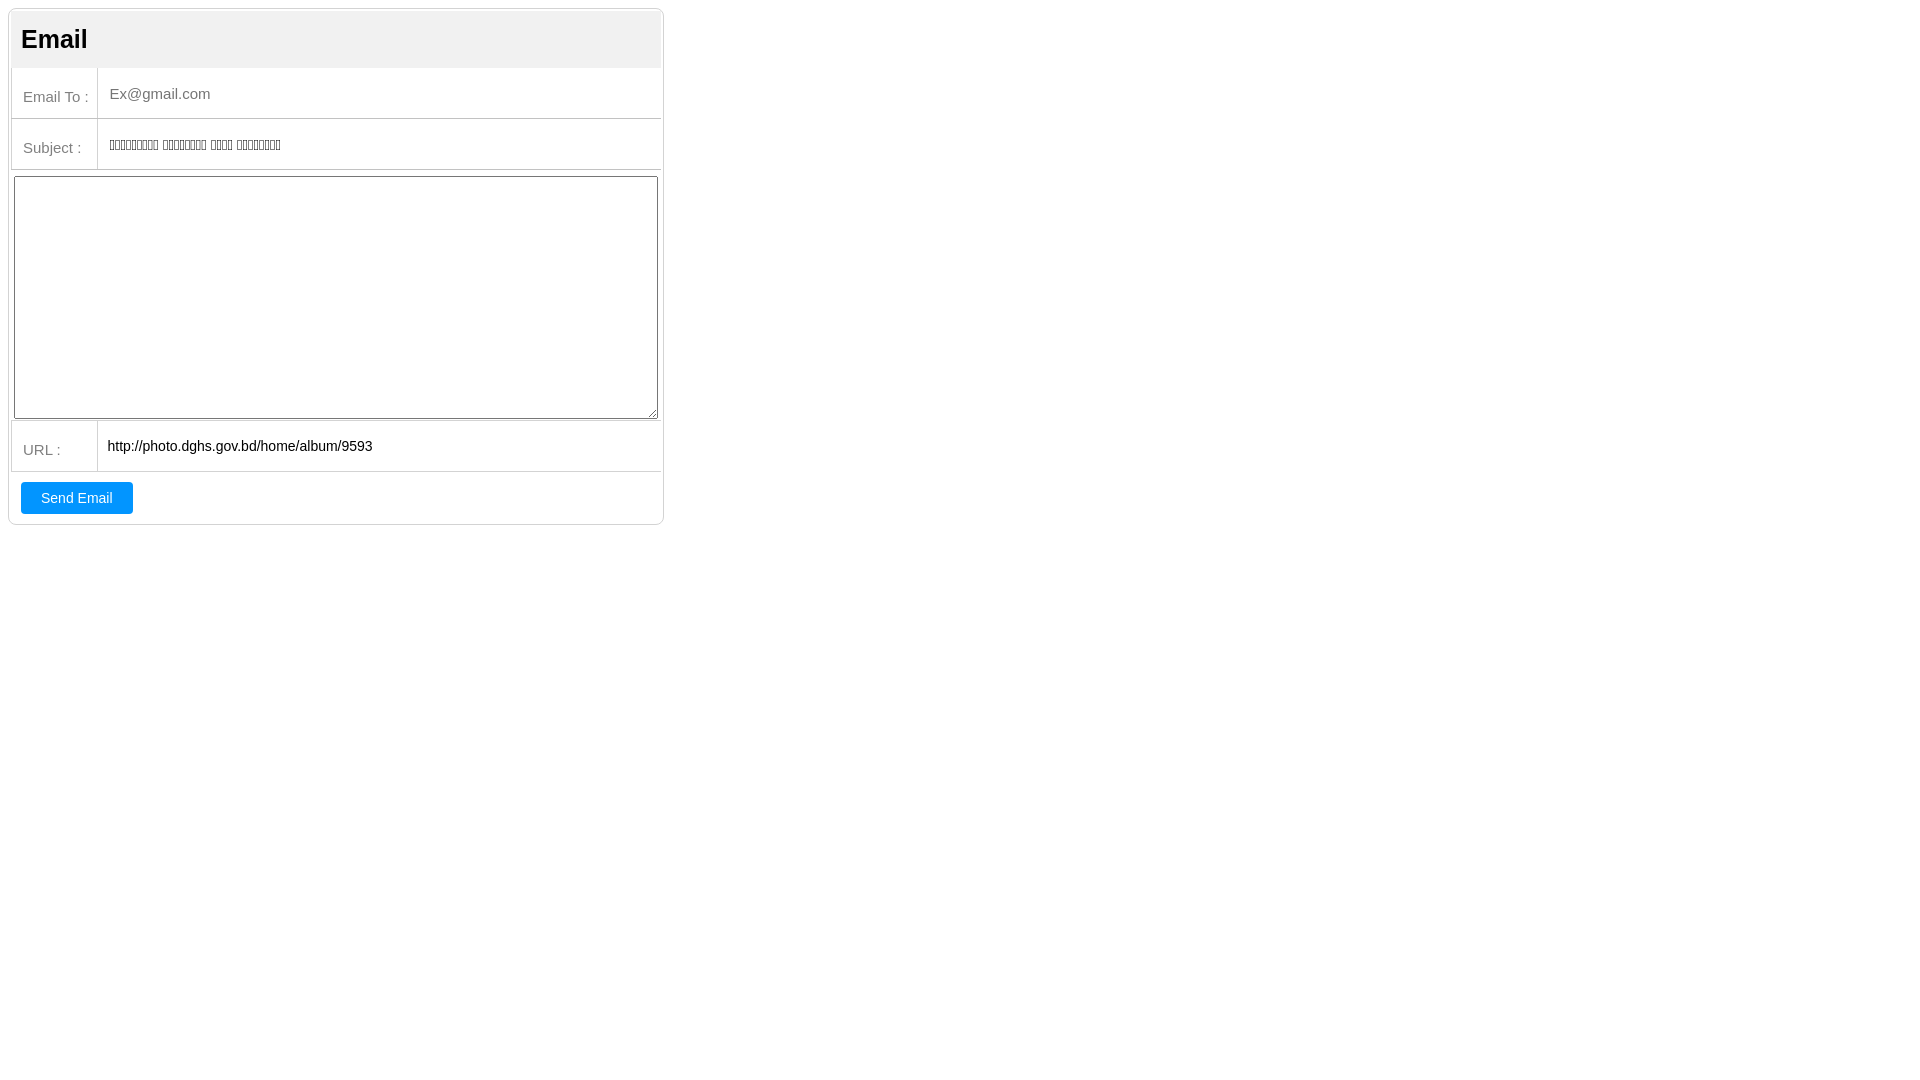 This screenshot has height=1080, width=1920. I want to click on 'Send Email', so click(76, 496).